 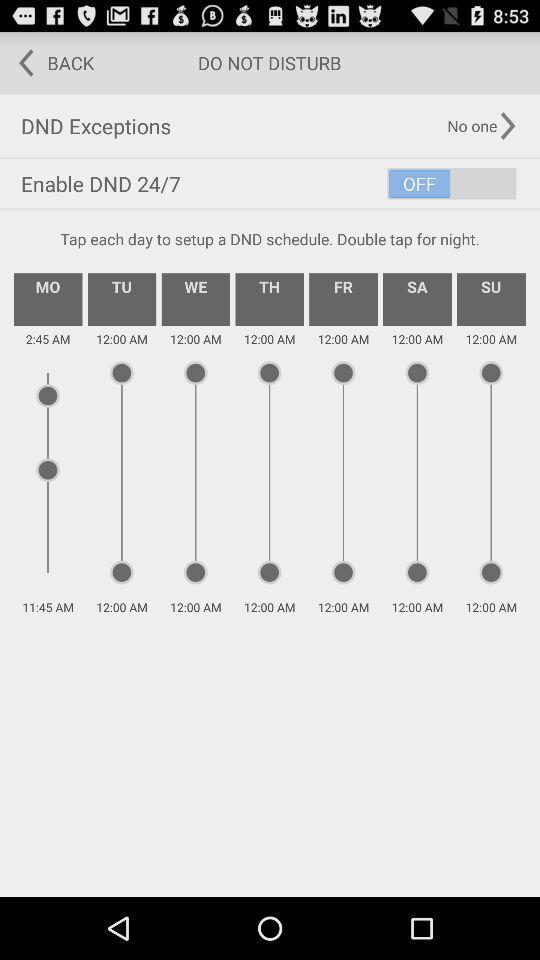 I want to click on the mo icon, so click(x=48, y=298).